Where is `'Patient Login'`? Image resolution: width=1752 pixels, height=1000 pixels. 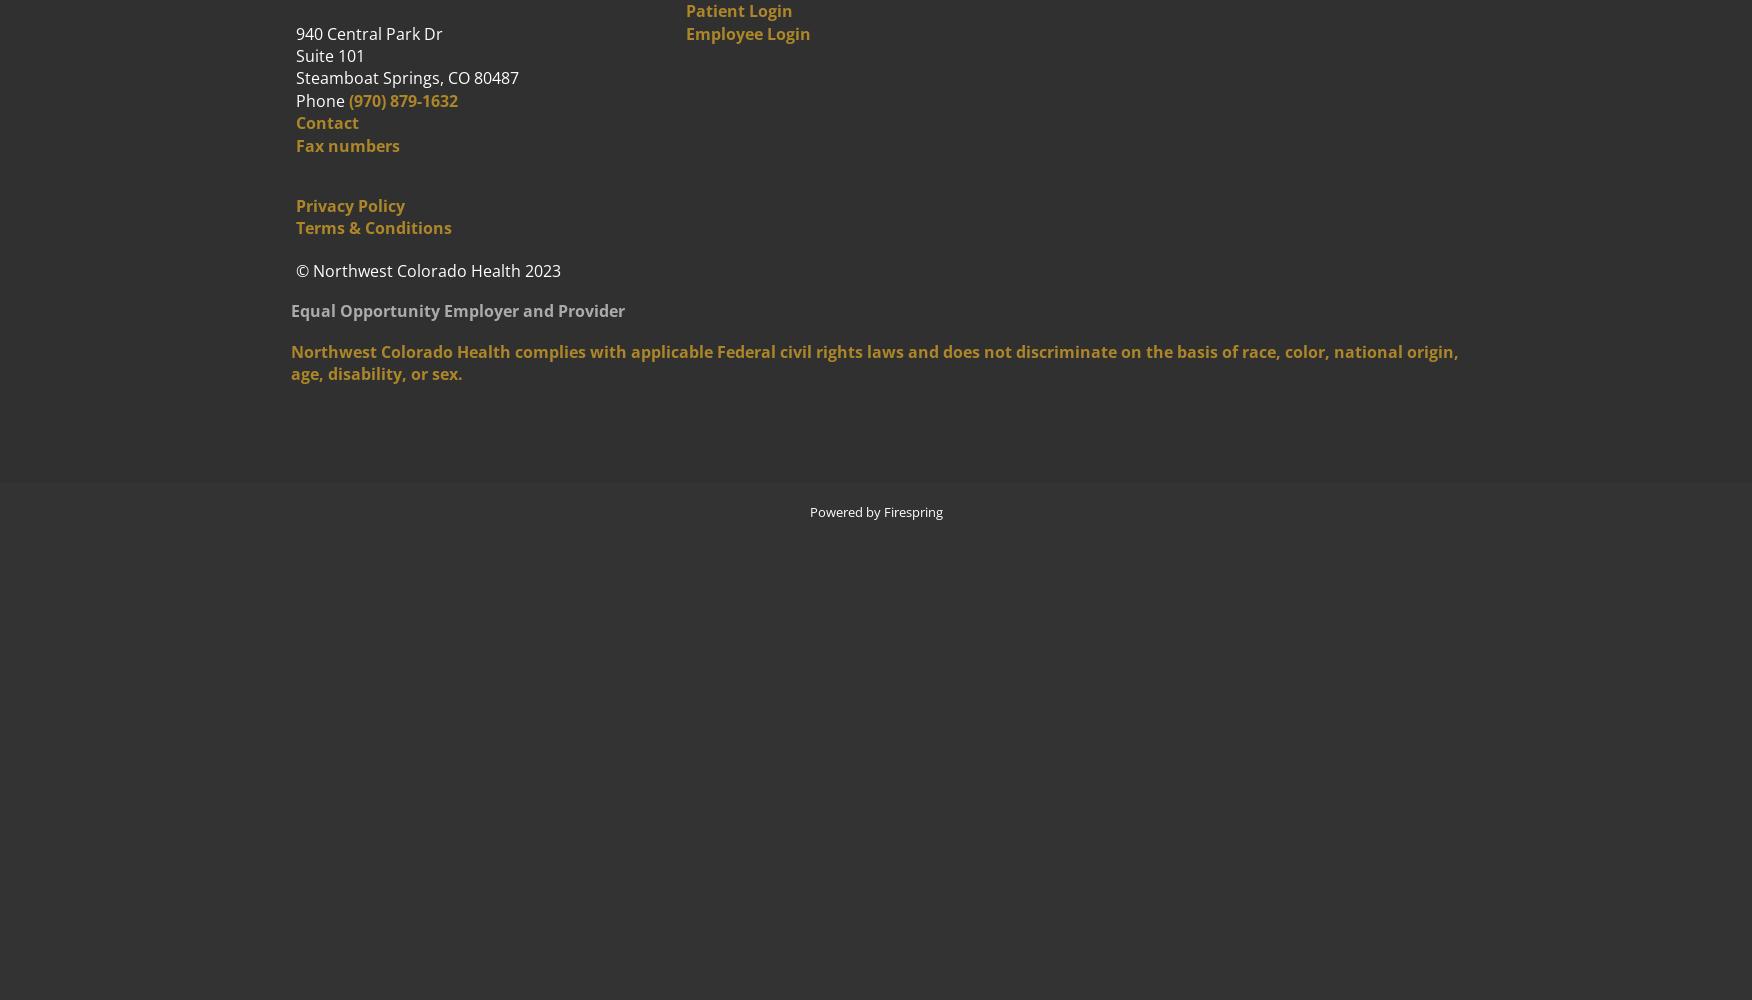 'Patient Login' is located at coordinates (739, 11).